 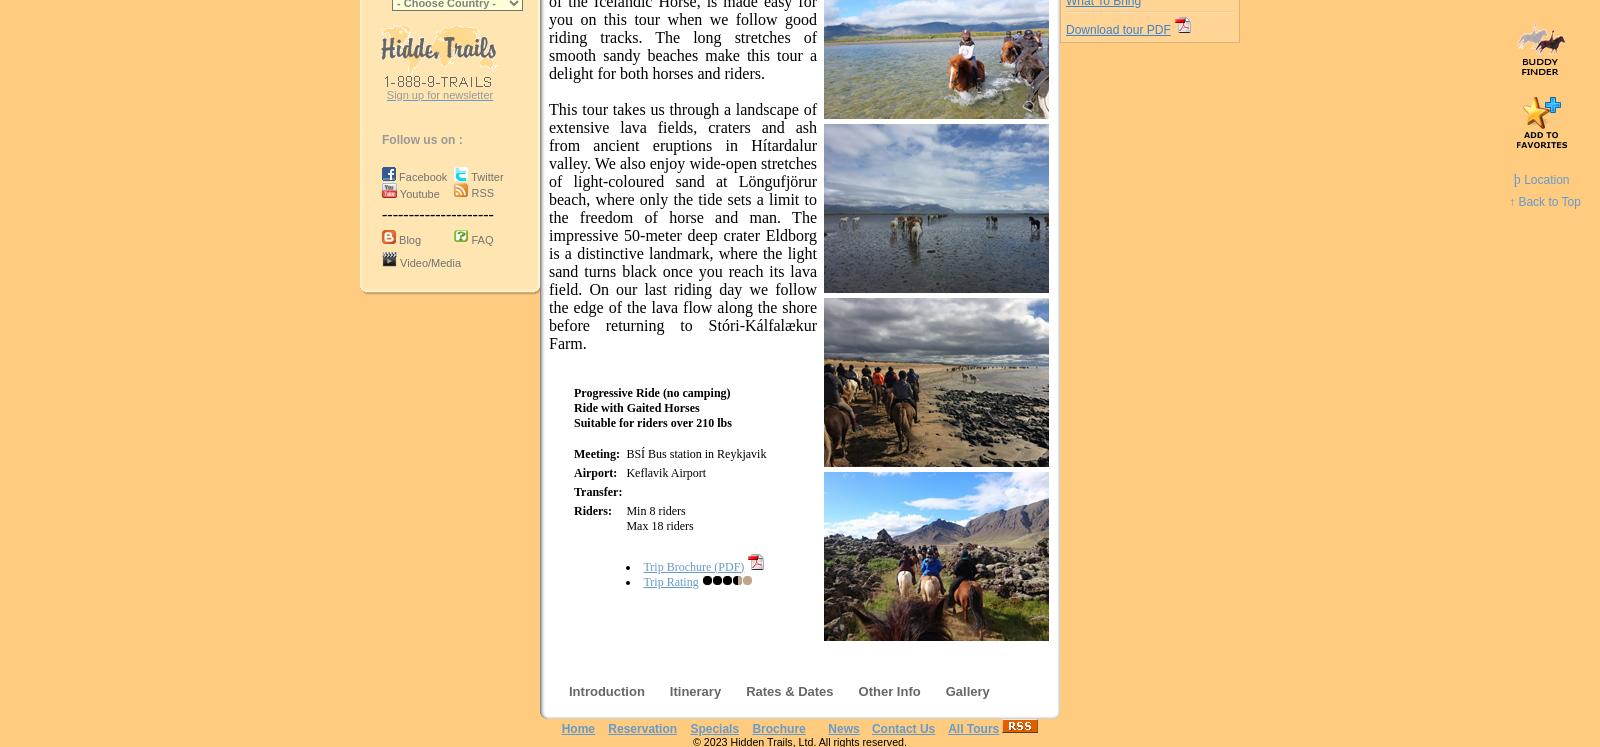 I want to click on 'Reservation', so click(x=642, y=727).